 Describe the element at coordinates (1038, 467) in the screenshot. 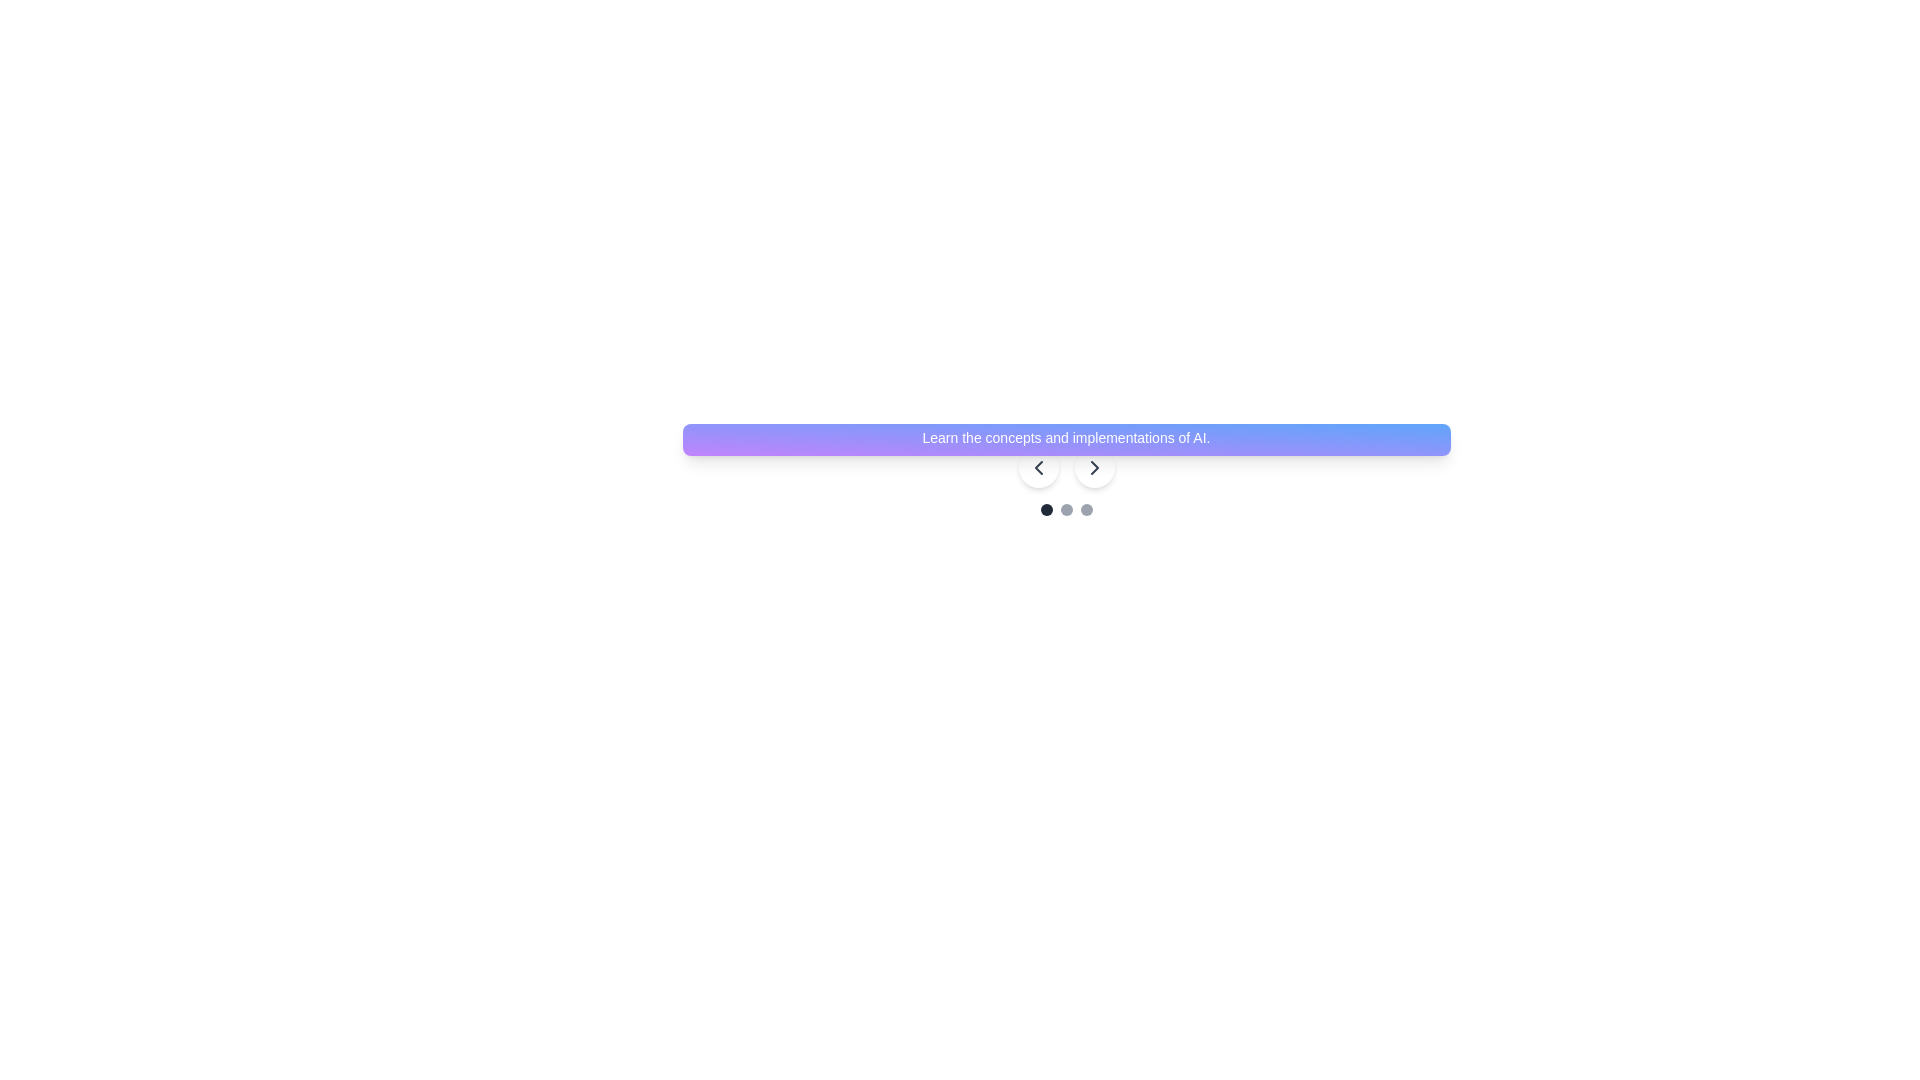

I see `the Chevron Left icon` at that location.